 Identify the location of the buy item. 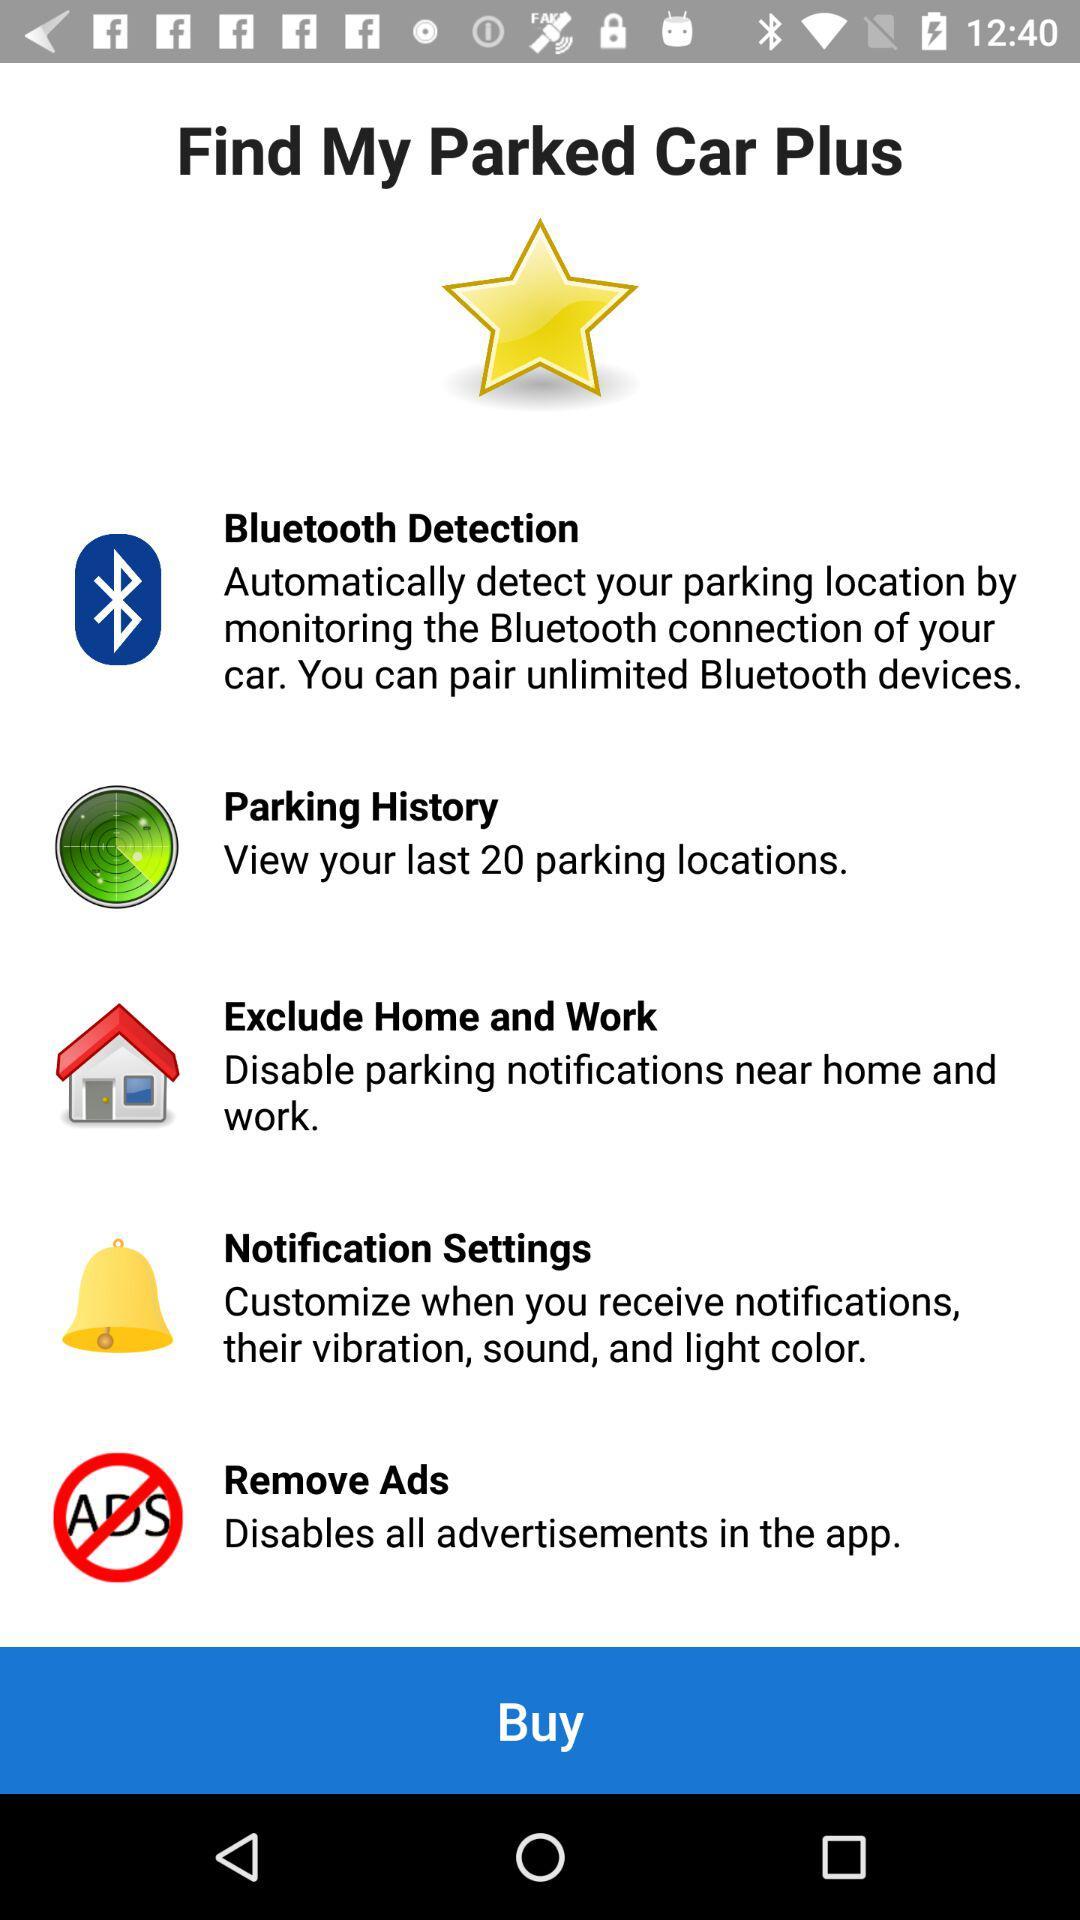
(540, 1719).